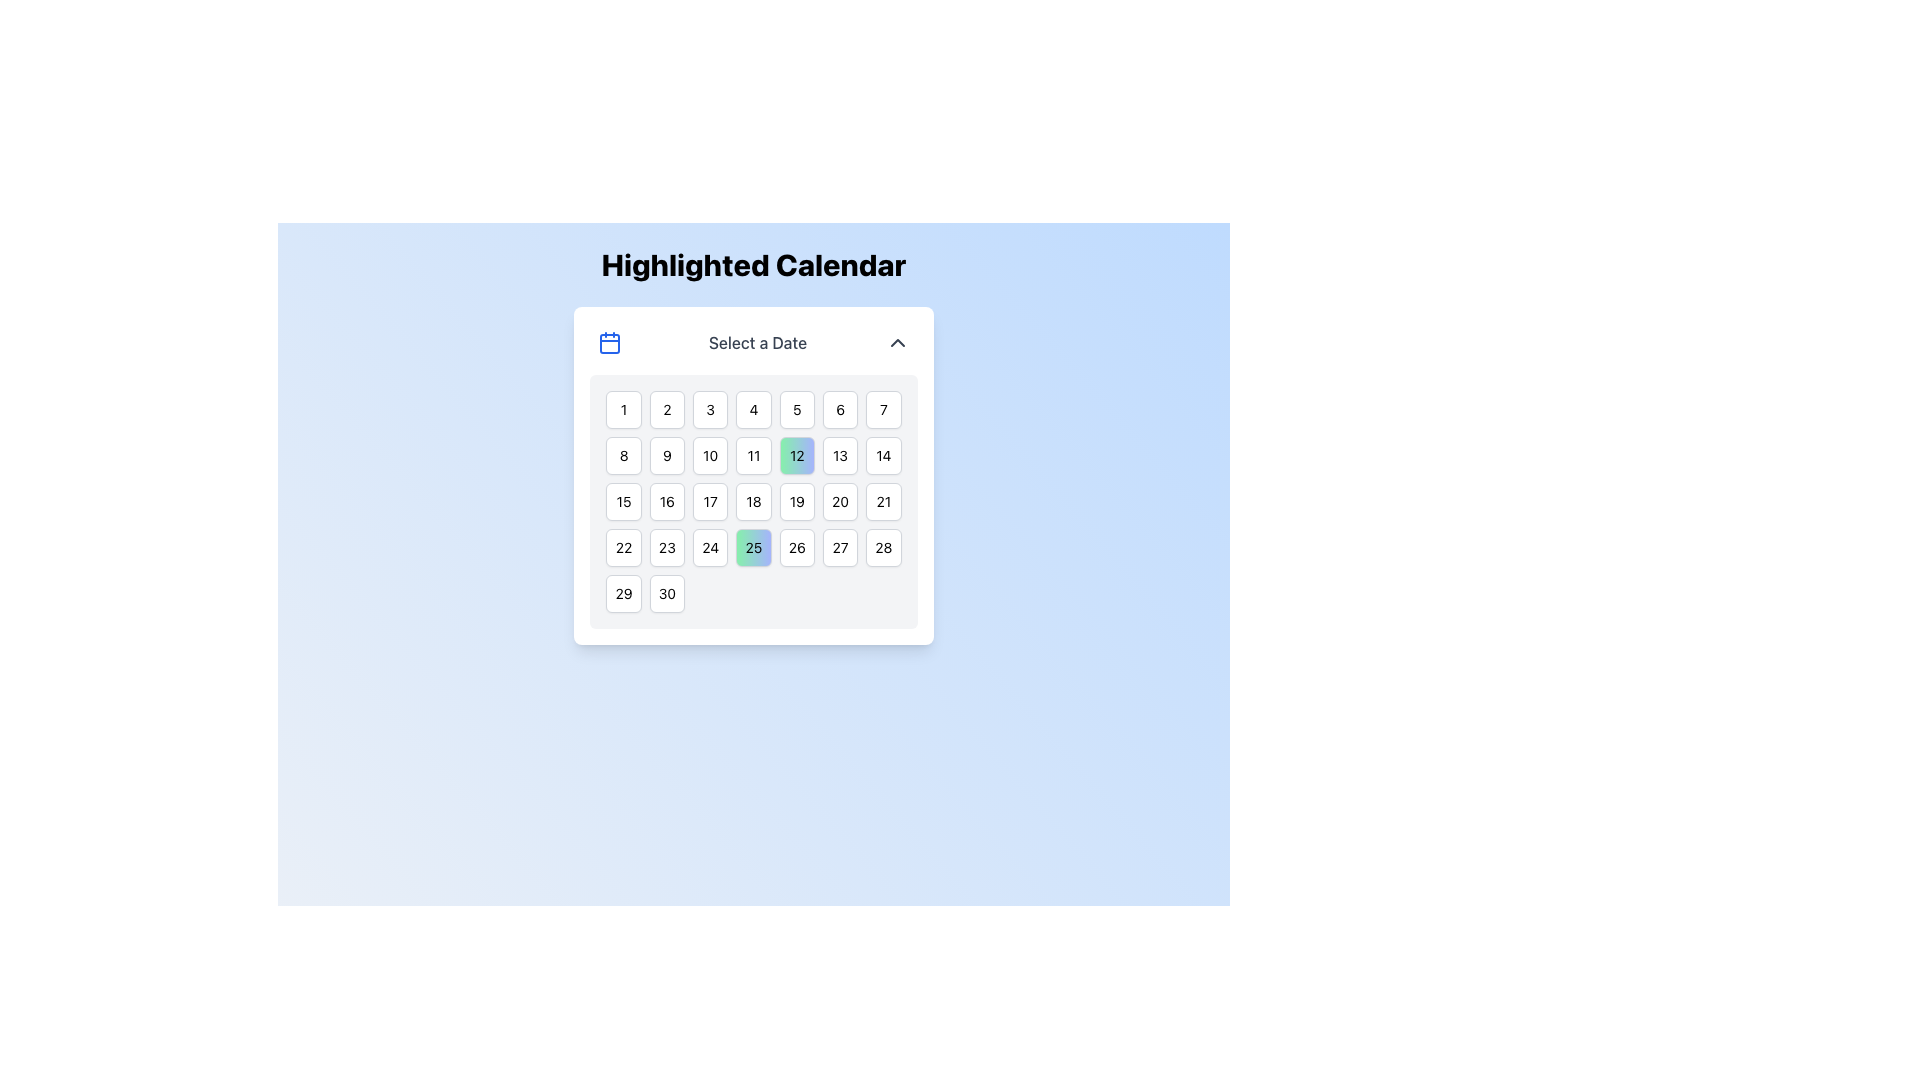 This screenshot has width=1920, height=1080. Describe the element at coordinates (796, 408) in the screenshot. I see `the selectable day button representing the 5th day of the month` at that location.